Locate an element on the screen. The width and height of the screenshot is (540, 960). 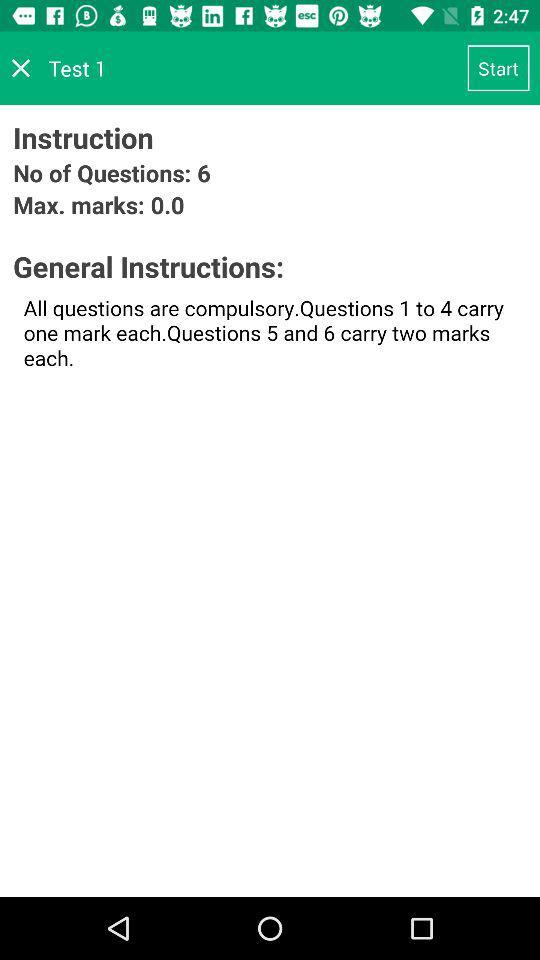
cancel option is located at coordinates (20, 68).